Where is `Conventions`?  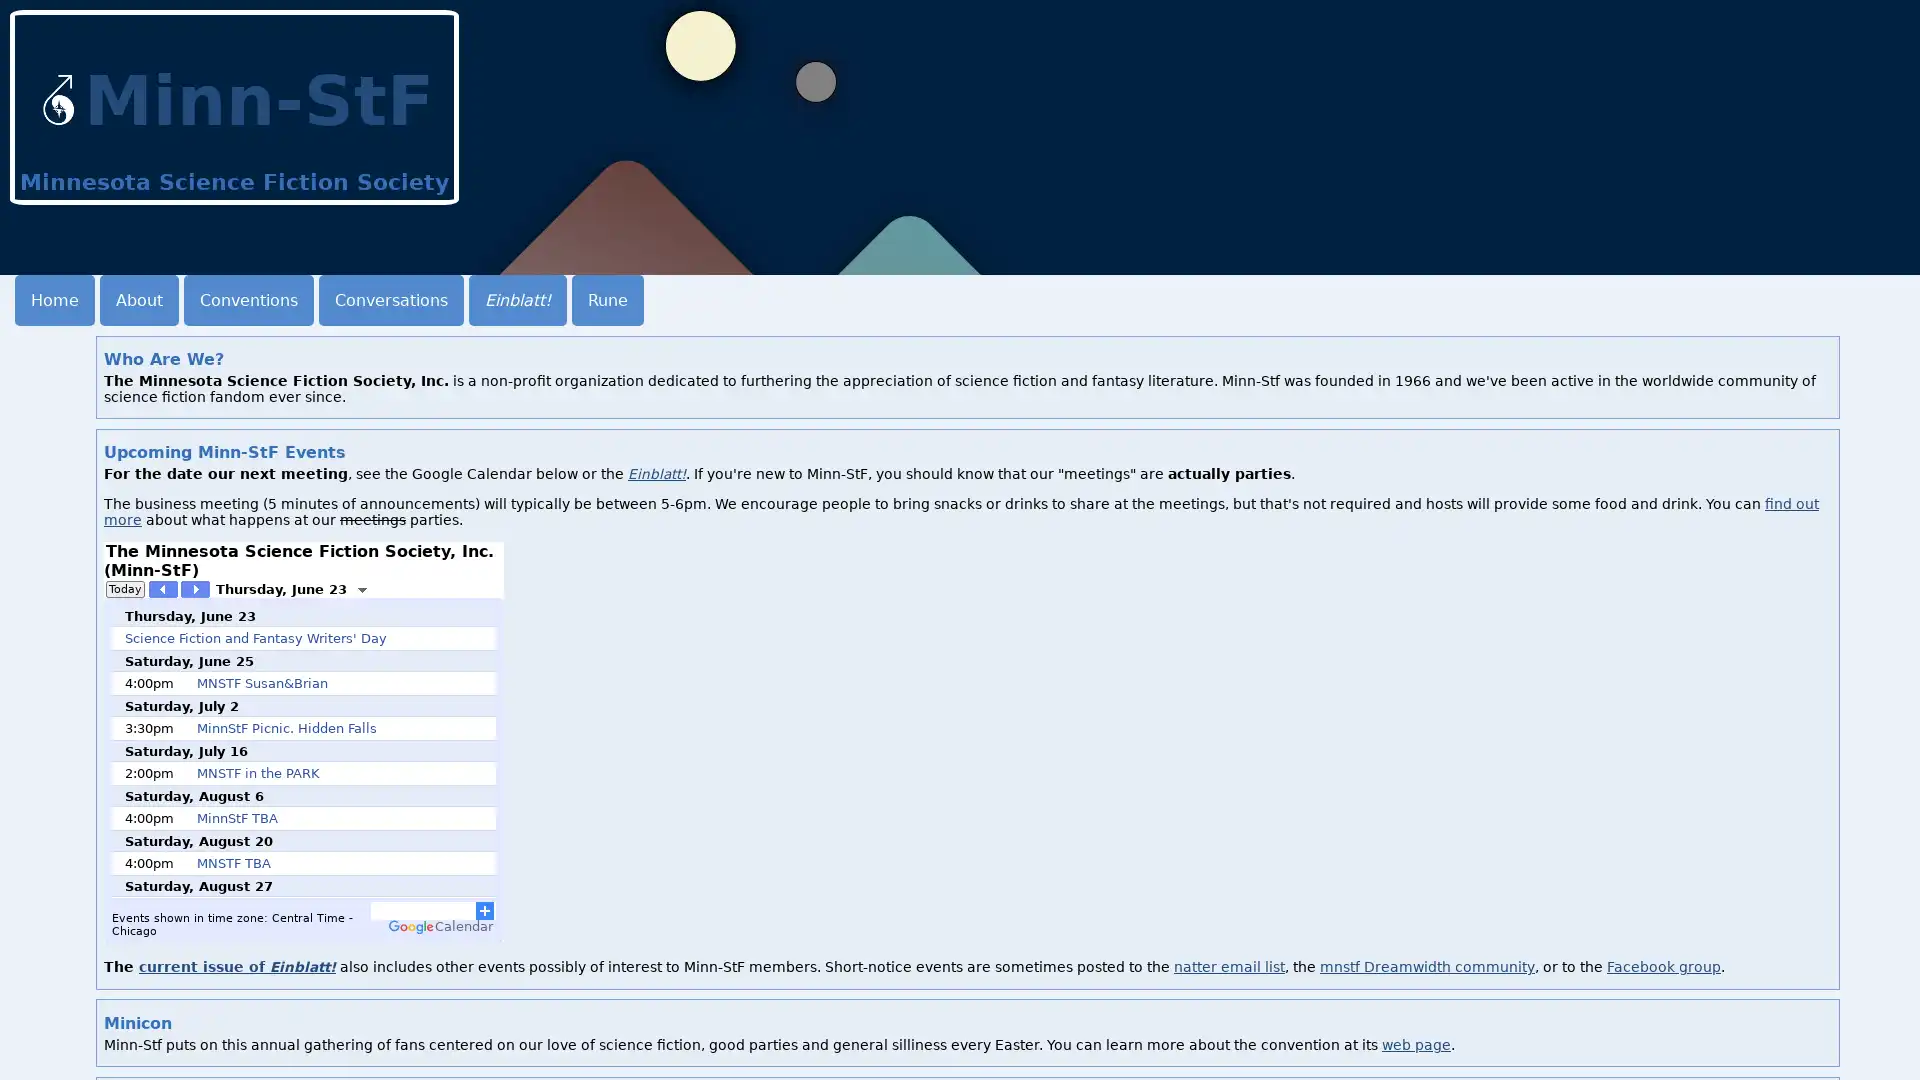 Conventions is located at coordinates (248, 300).